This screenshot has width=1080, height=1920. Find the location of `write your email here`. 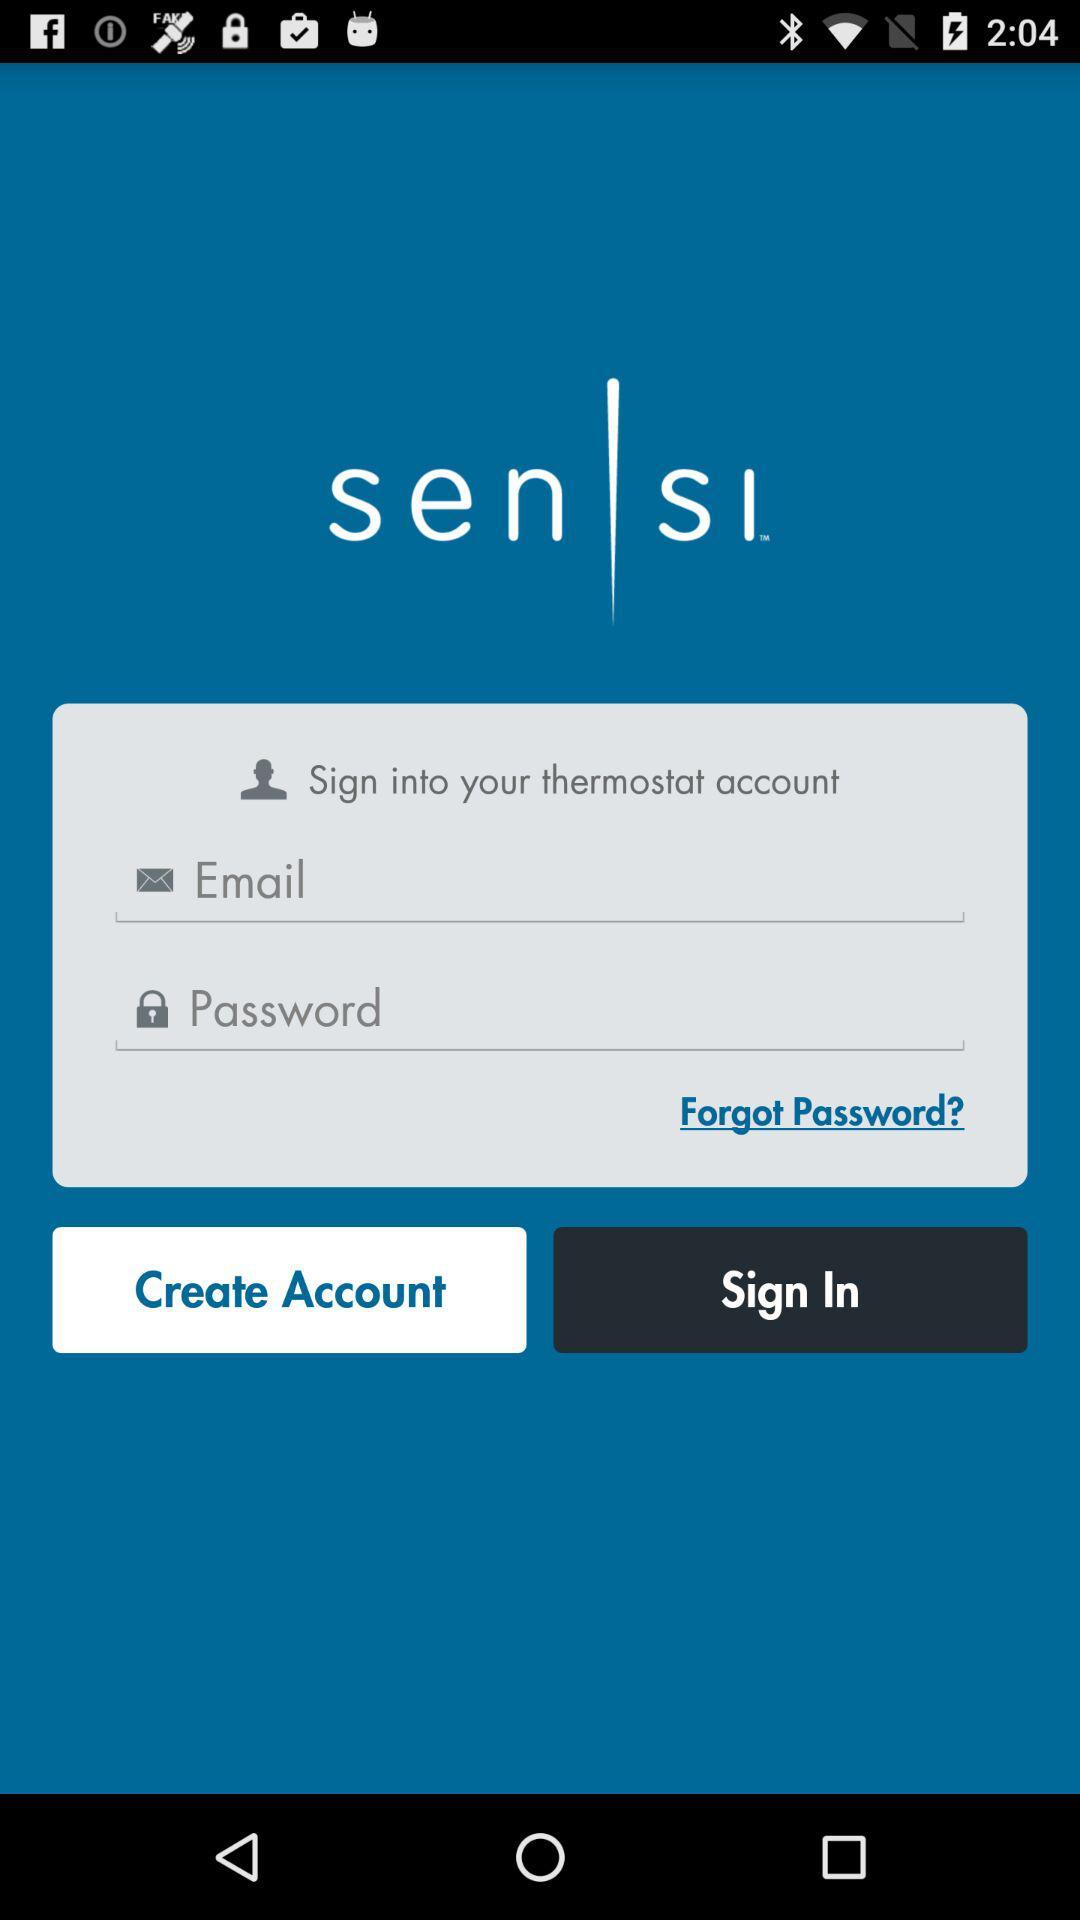

write your email here is located at coordinates (540, 881).